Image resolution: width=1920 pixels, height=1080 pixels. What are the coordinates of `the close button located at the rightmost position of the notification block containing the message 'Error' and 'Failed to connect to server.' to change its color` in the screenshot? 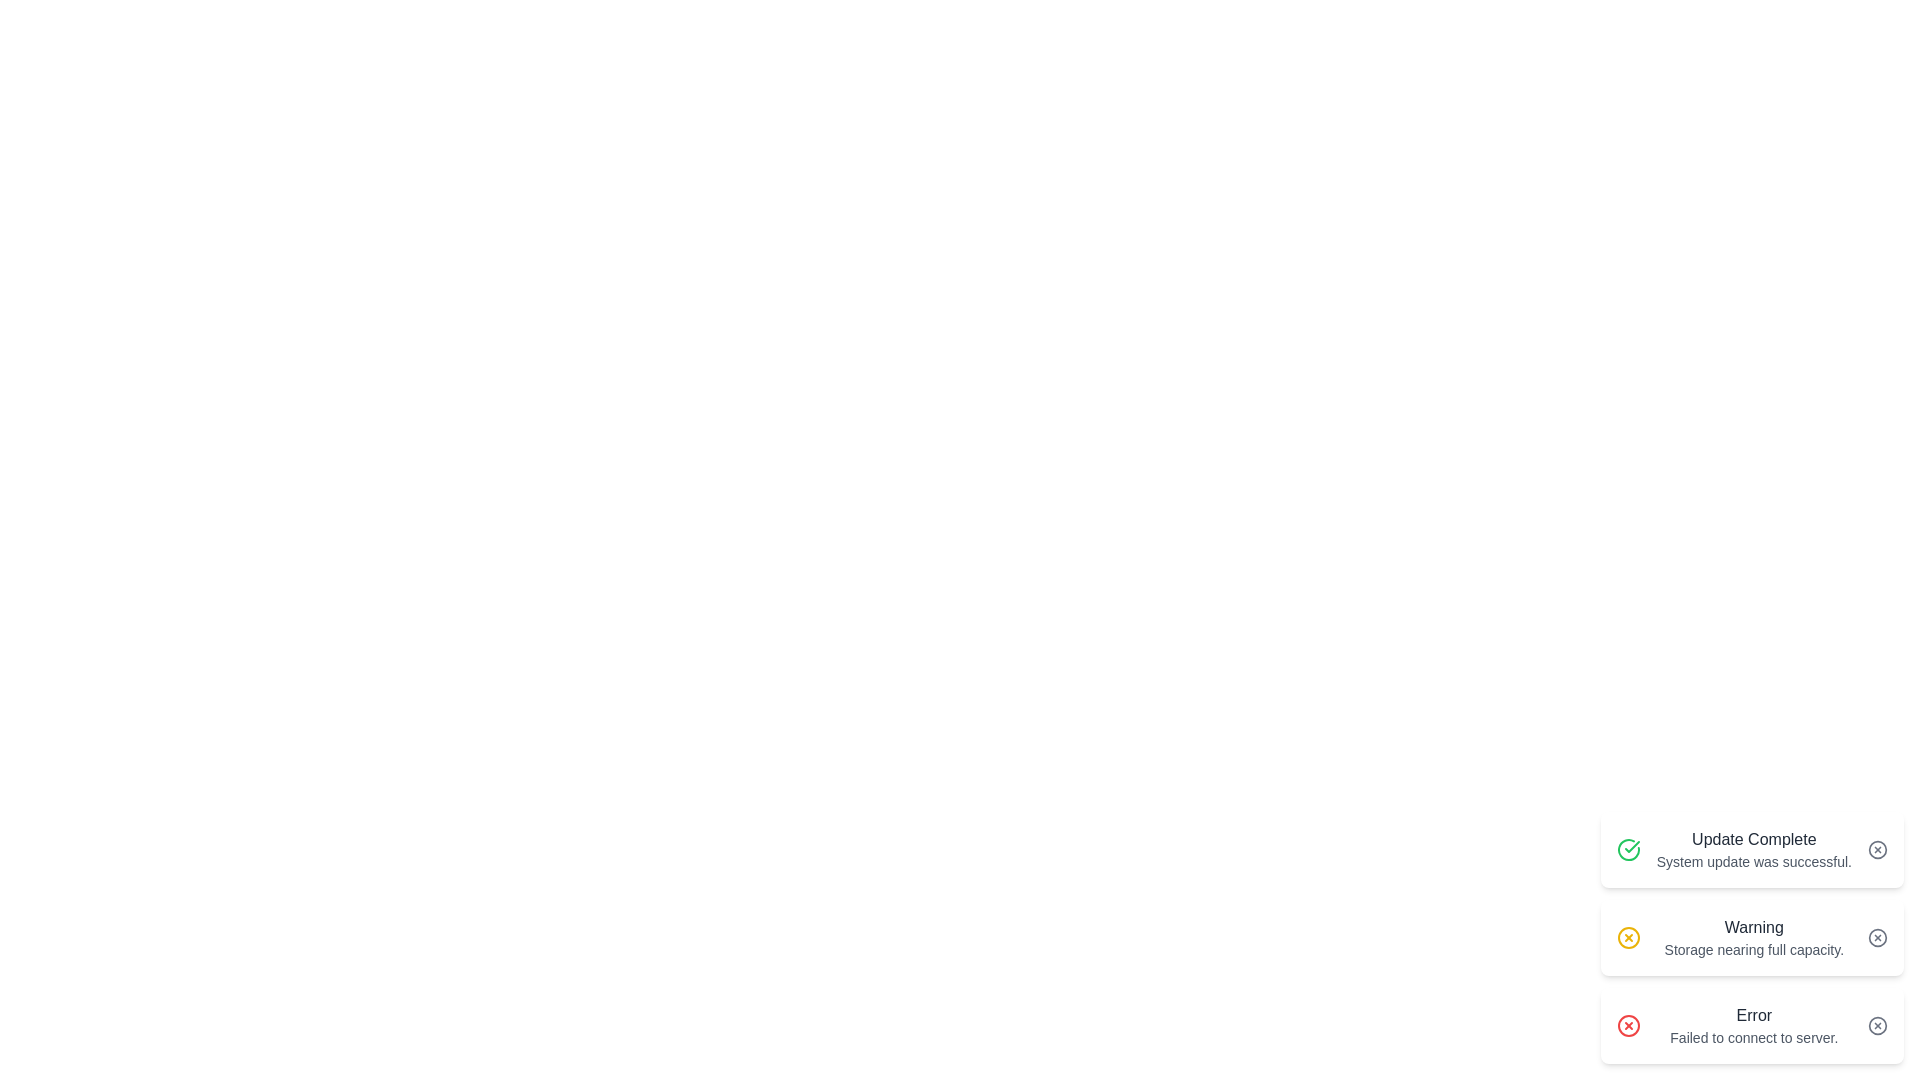 It's located at (1876, 1026).